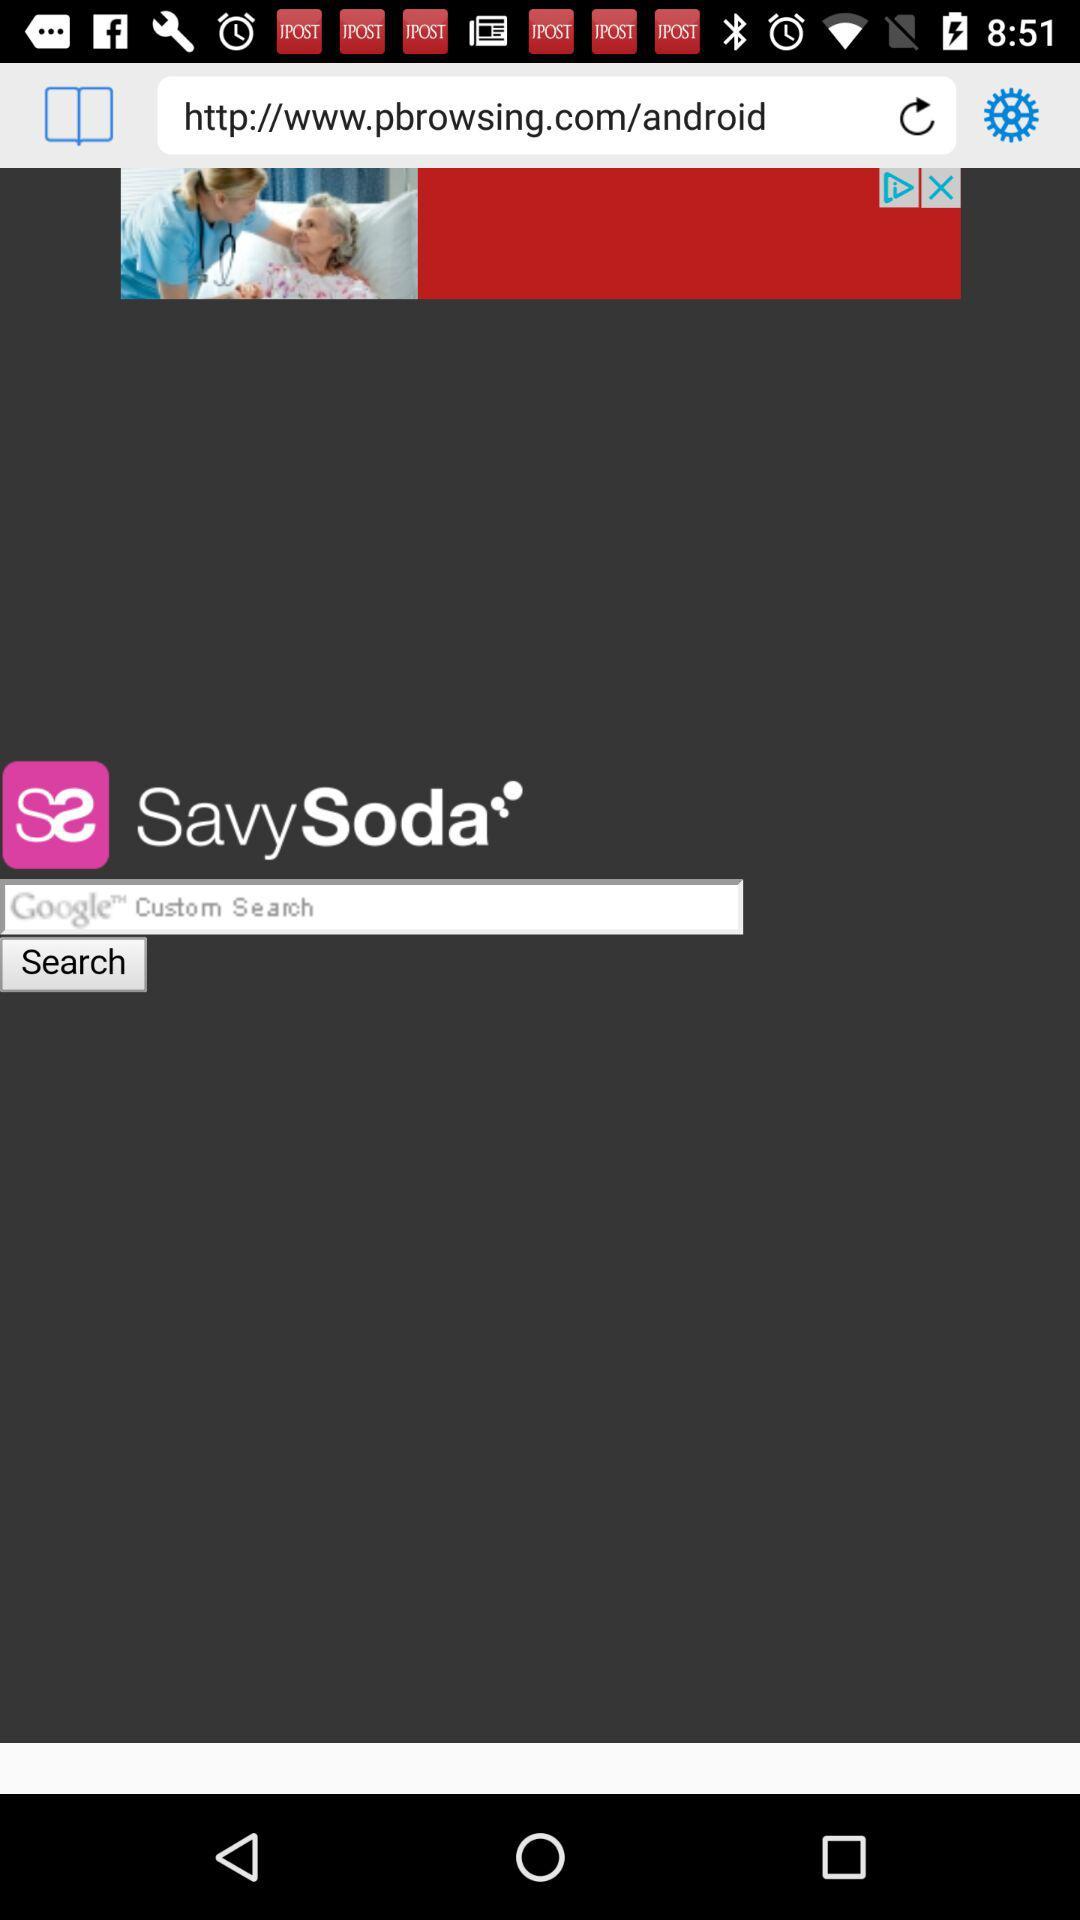 The image size is (1080, 1920). I want to click on the settings icon, so click(1011, 114).